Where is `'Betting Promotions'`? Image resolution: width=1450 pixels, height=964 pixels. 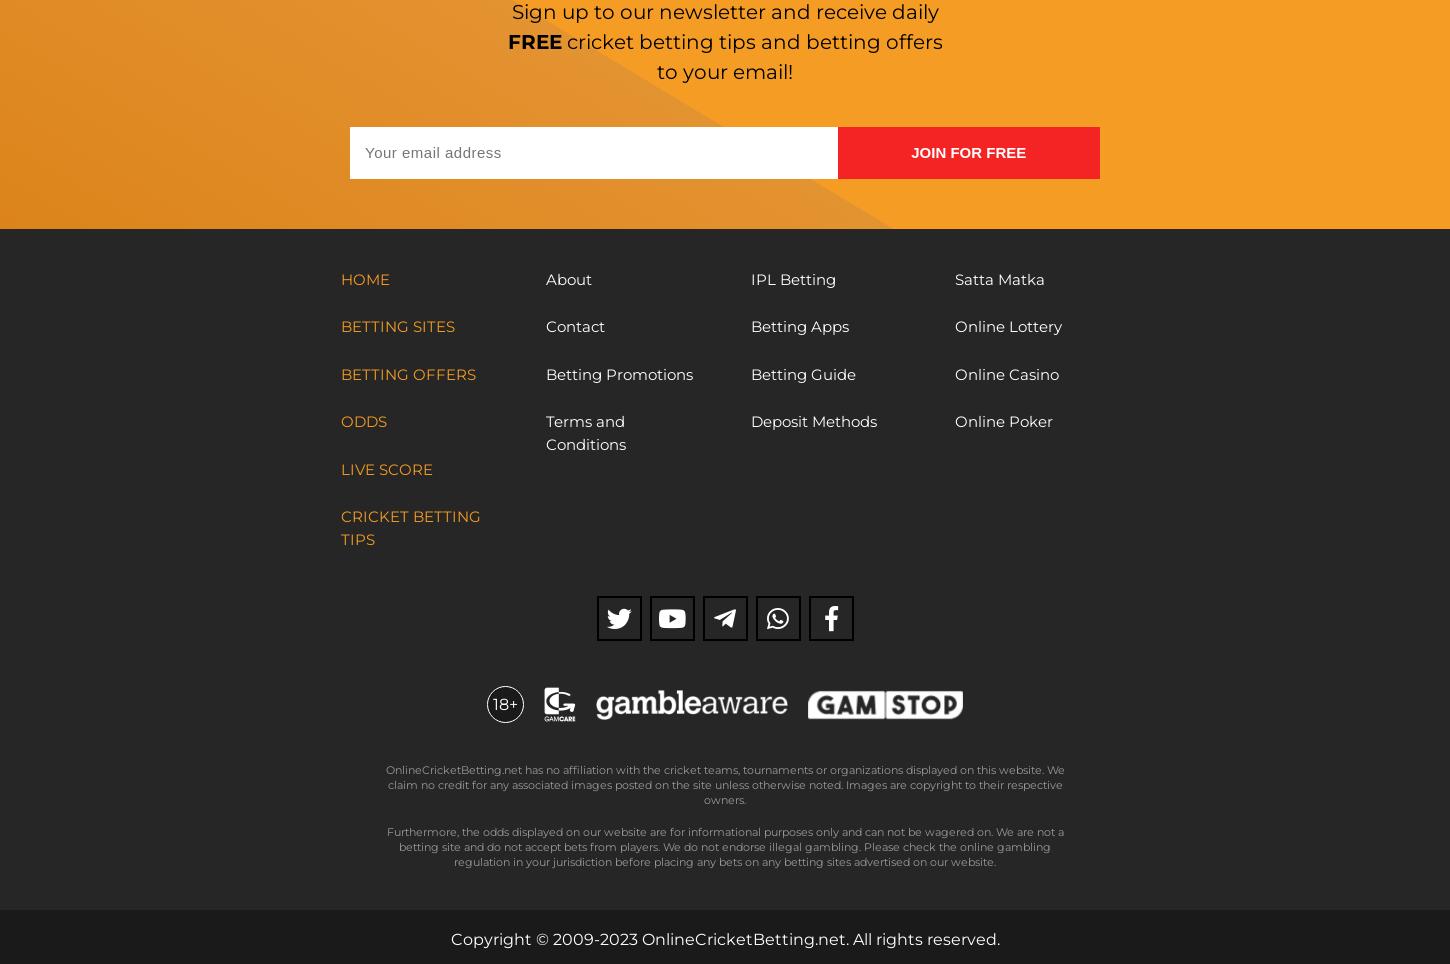
'Betting Promotions' is located at coordinates (545, 373).